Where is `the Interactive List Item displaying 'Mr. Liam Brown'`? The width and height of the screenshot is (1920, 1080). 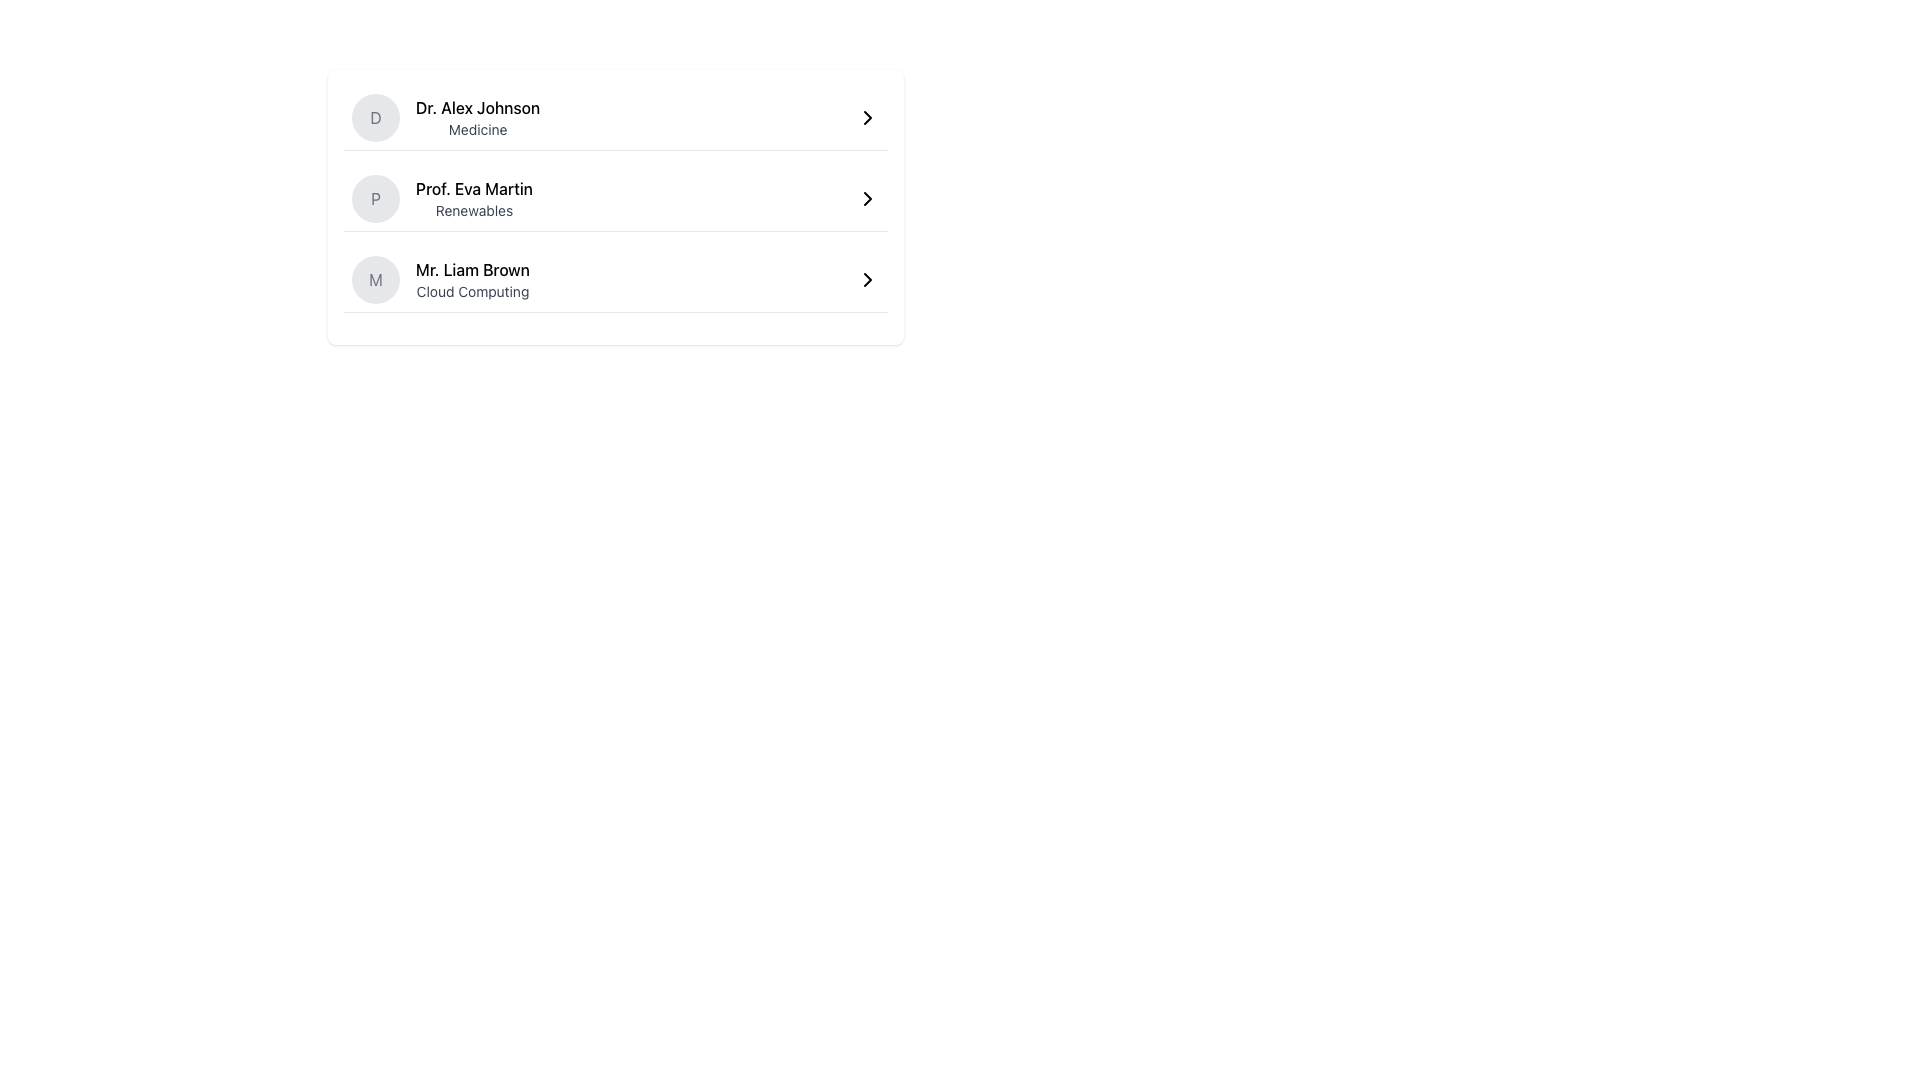
the Interactive List Item displaying 'Mr. Liam Brown' is located at coordinates (614, 280).